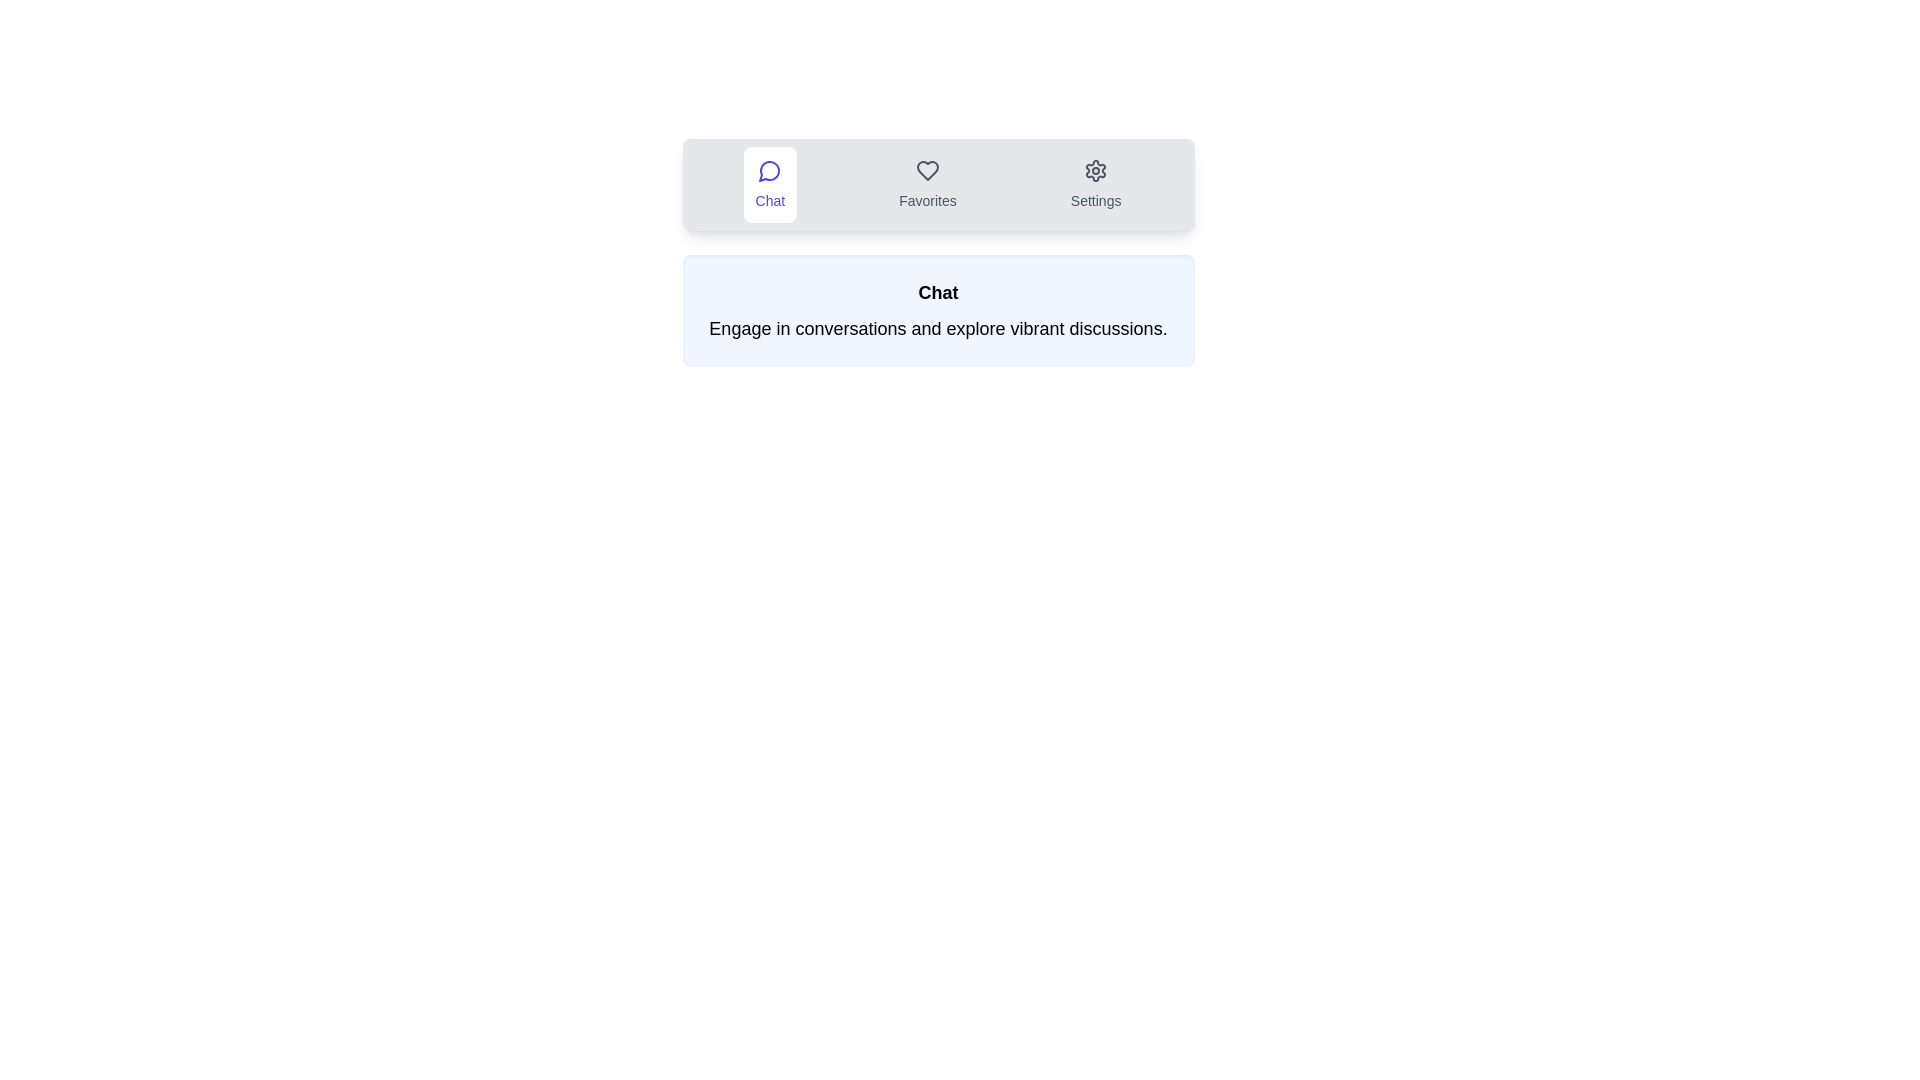 Image resolution: width=1920 pixels, height=1080 pixels. What do you see at coordinates (769, 185) in the screenshot?
I see `the icon within the tab labeled Chat` at bounding box center [769, 185].